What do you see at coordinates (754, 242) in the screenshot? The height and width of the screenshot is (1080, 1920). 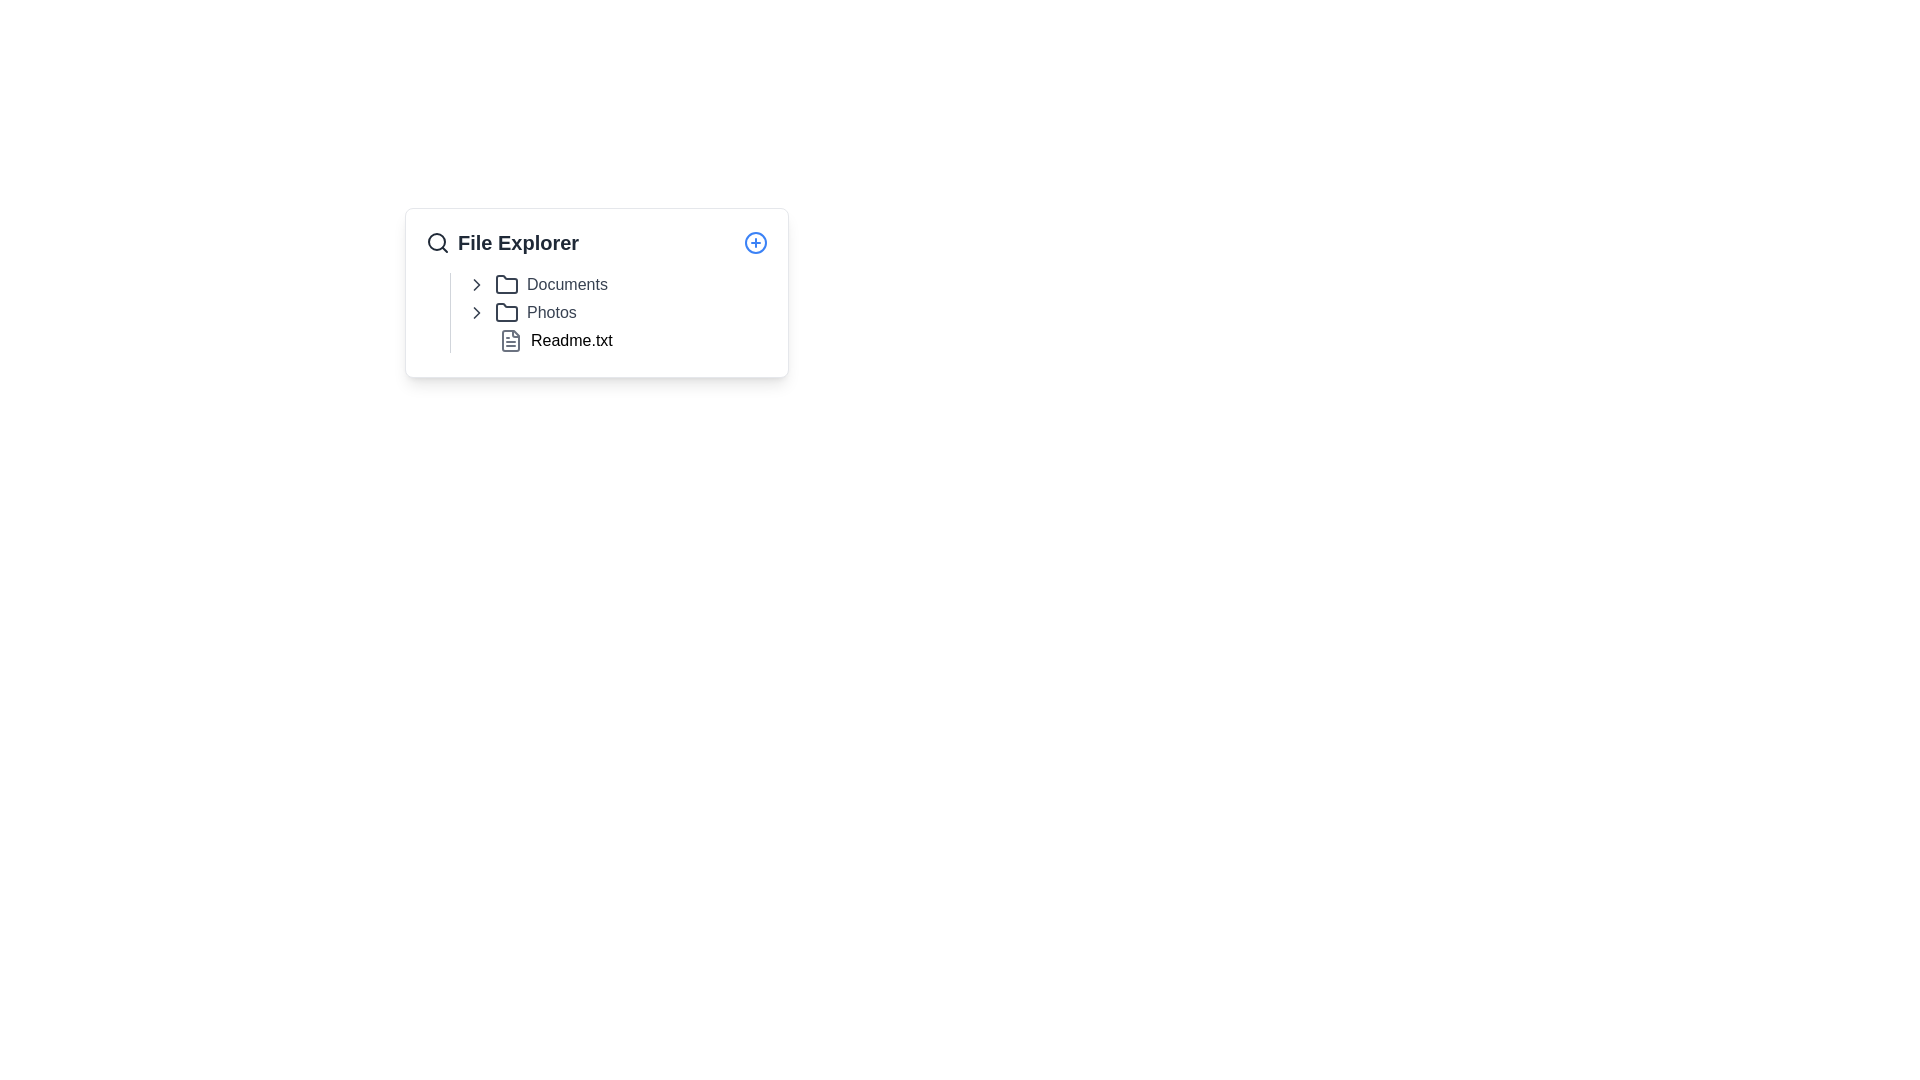 I see `the rightmost icon button in the 'File Explorer' section` at bounding box center [754, 242].